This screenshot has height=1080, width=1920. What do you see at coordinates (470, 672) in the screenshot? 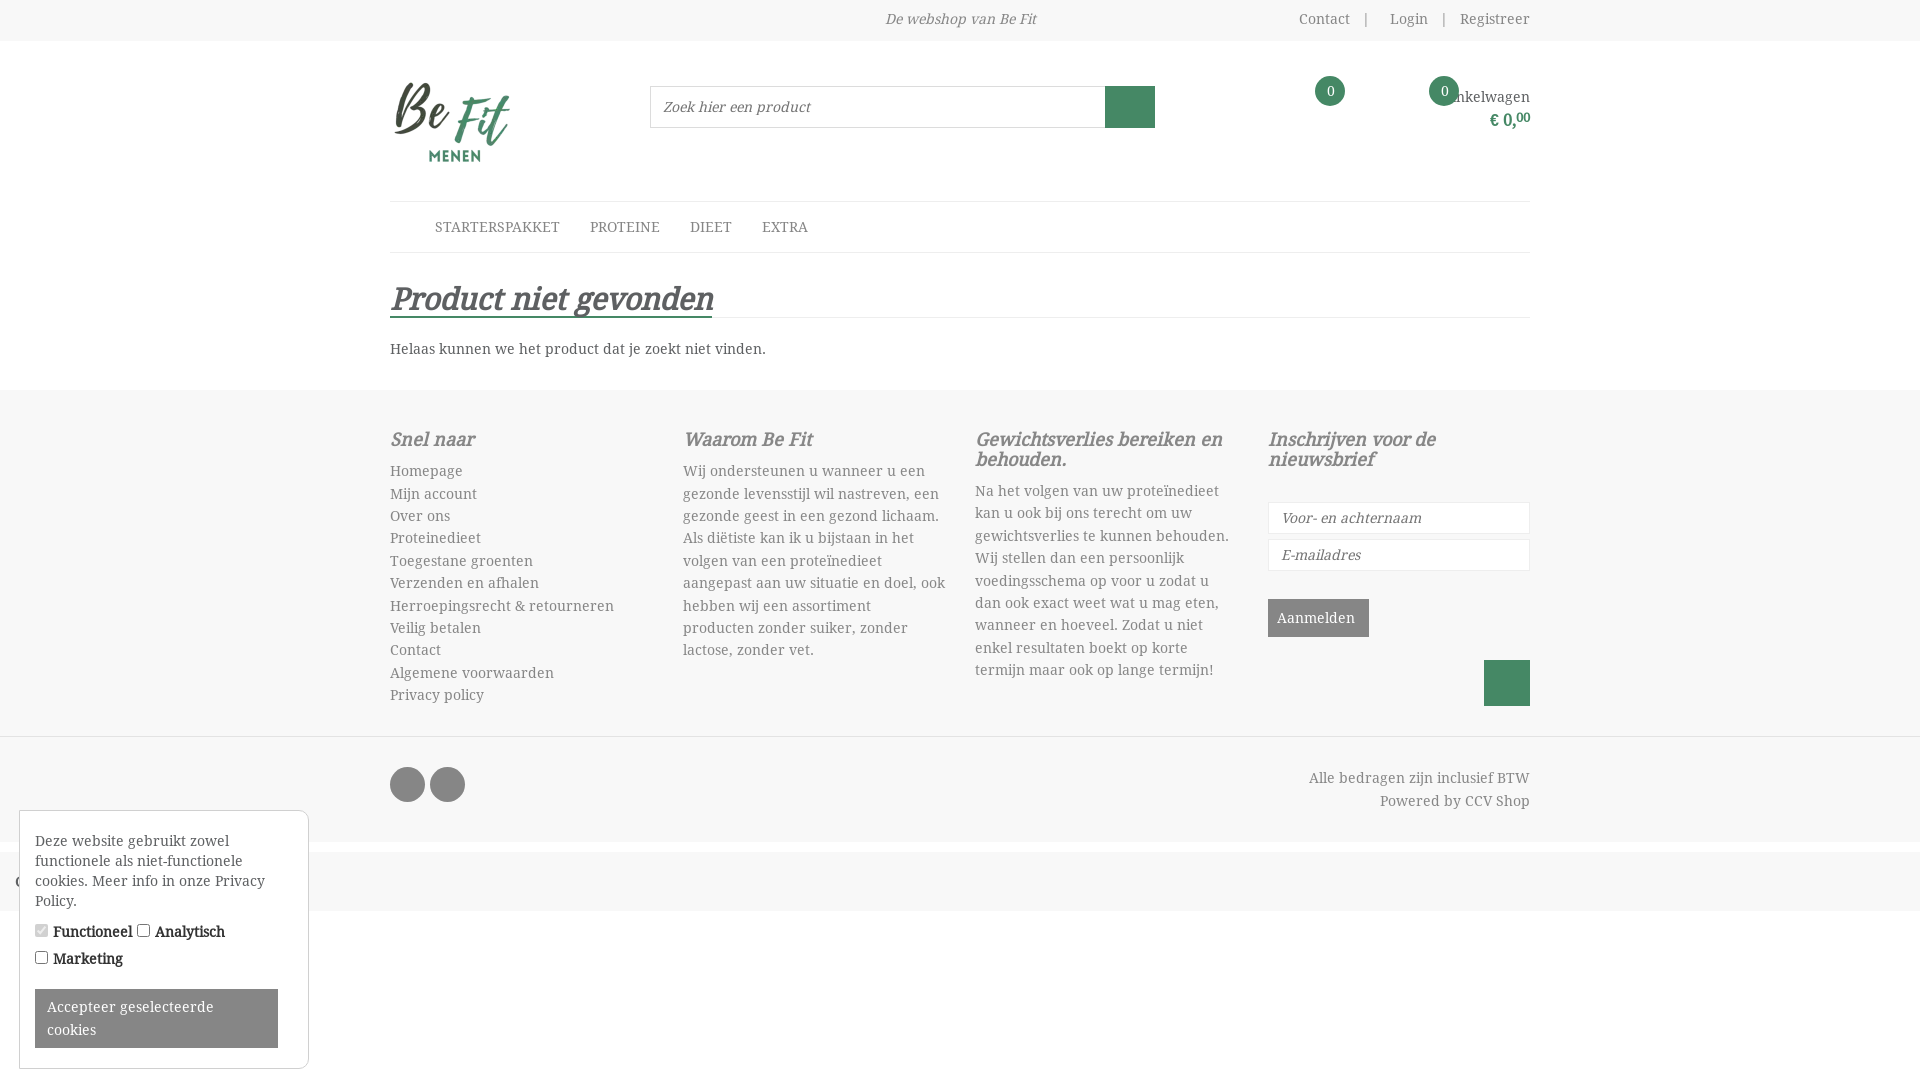
I see `'Algemene voorwaarden'` at bounding box center [470, 672].